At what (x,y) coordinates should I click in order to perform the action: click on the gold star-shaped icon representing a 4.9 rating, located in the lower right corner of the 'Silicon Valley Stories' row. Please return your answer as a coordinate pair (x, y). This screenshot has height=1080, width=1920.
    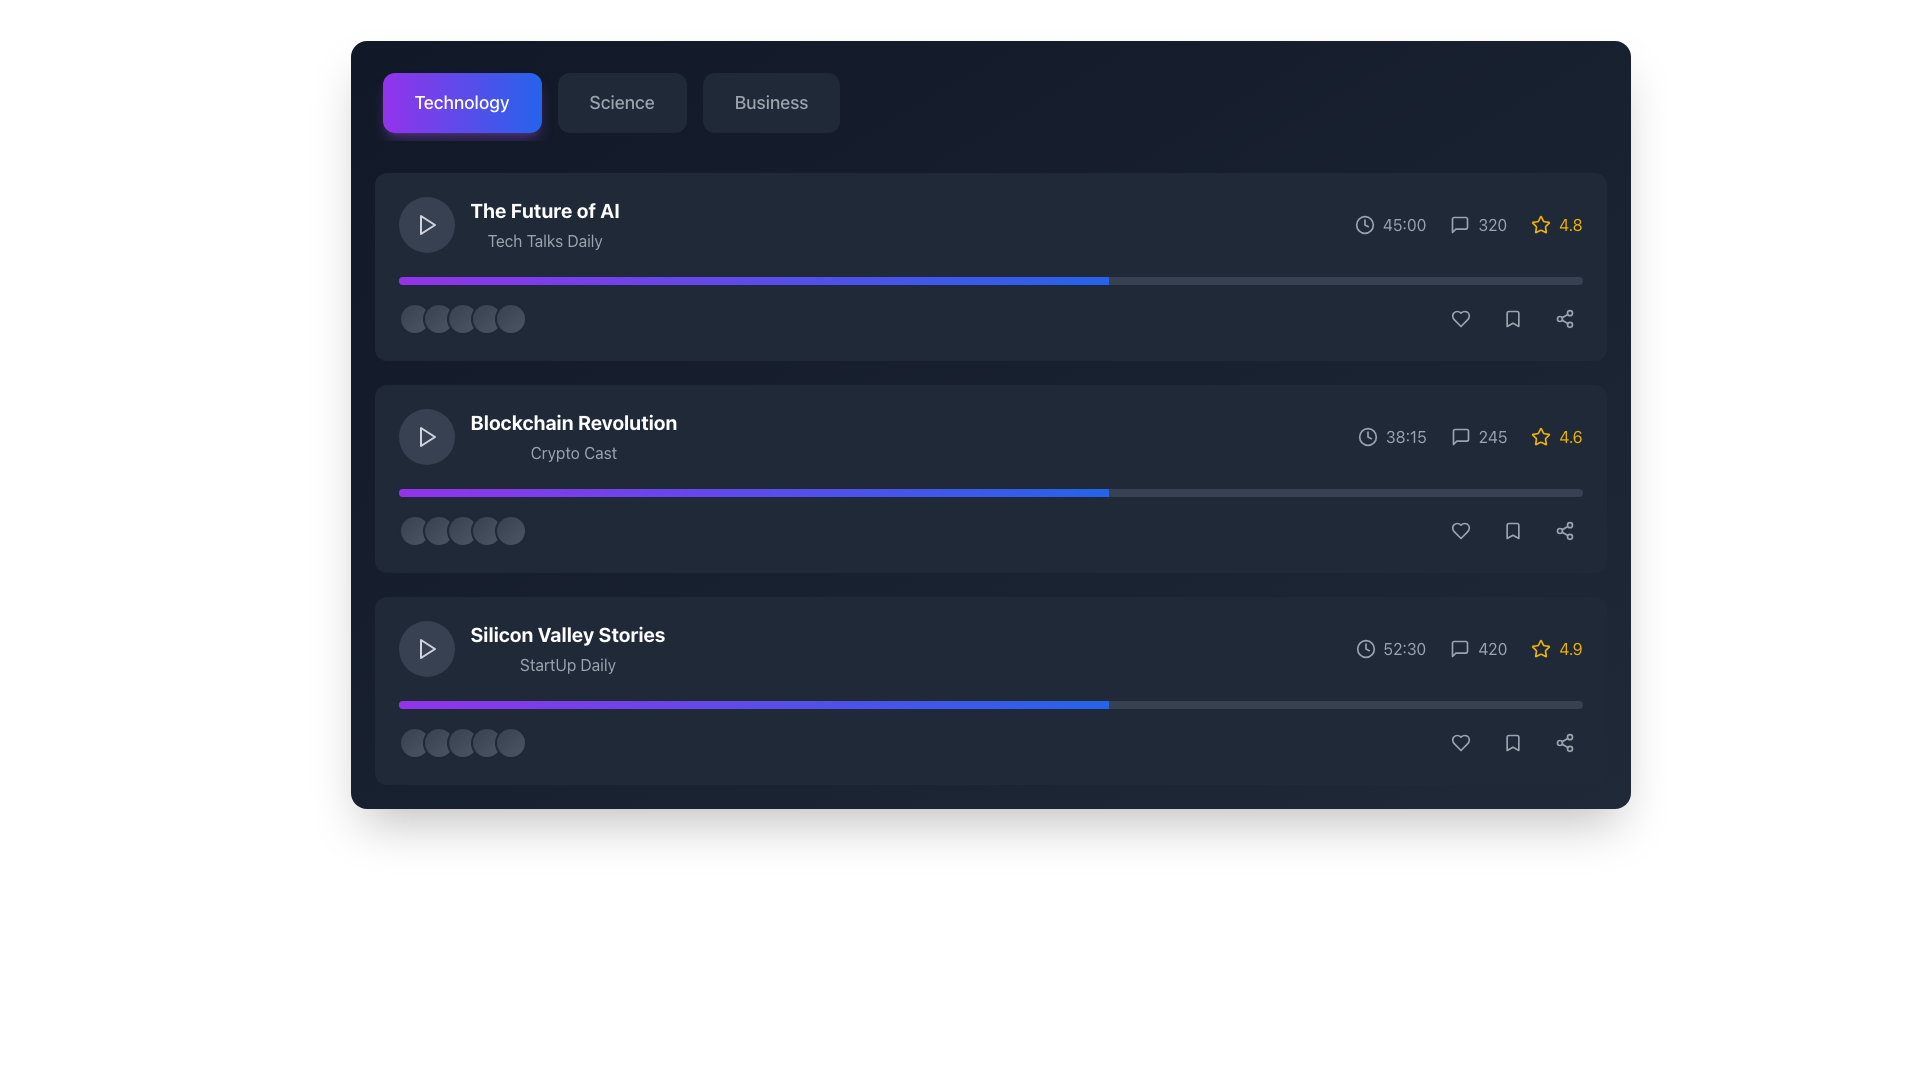
    Looking at the image, I should click on (1540, 648).